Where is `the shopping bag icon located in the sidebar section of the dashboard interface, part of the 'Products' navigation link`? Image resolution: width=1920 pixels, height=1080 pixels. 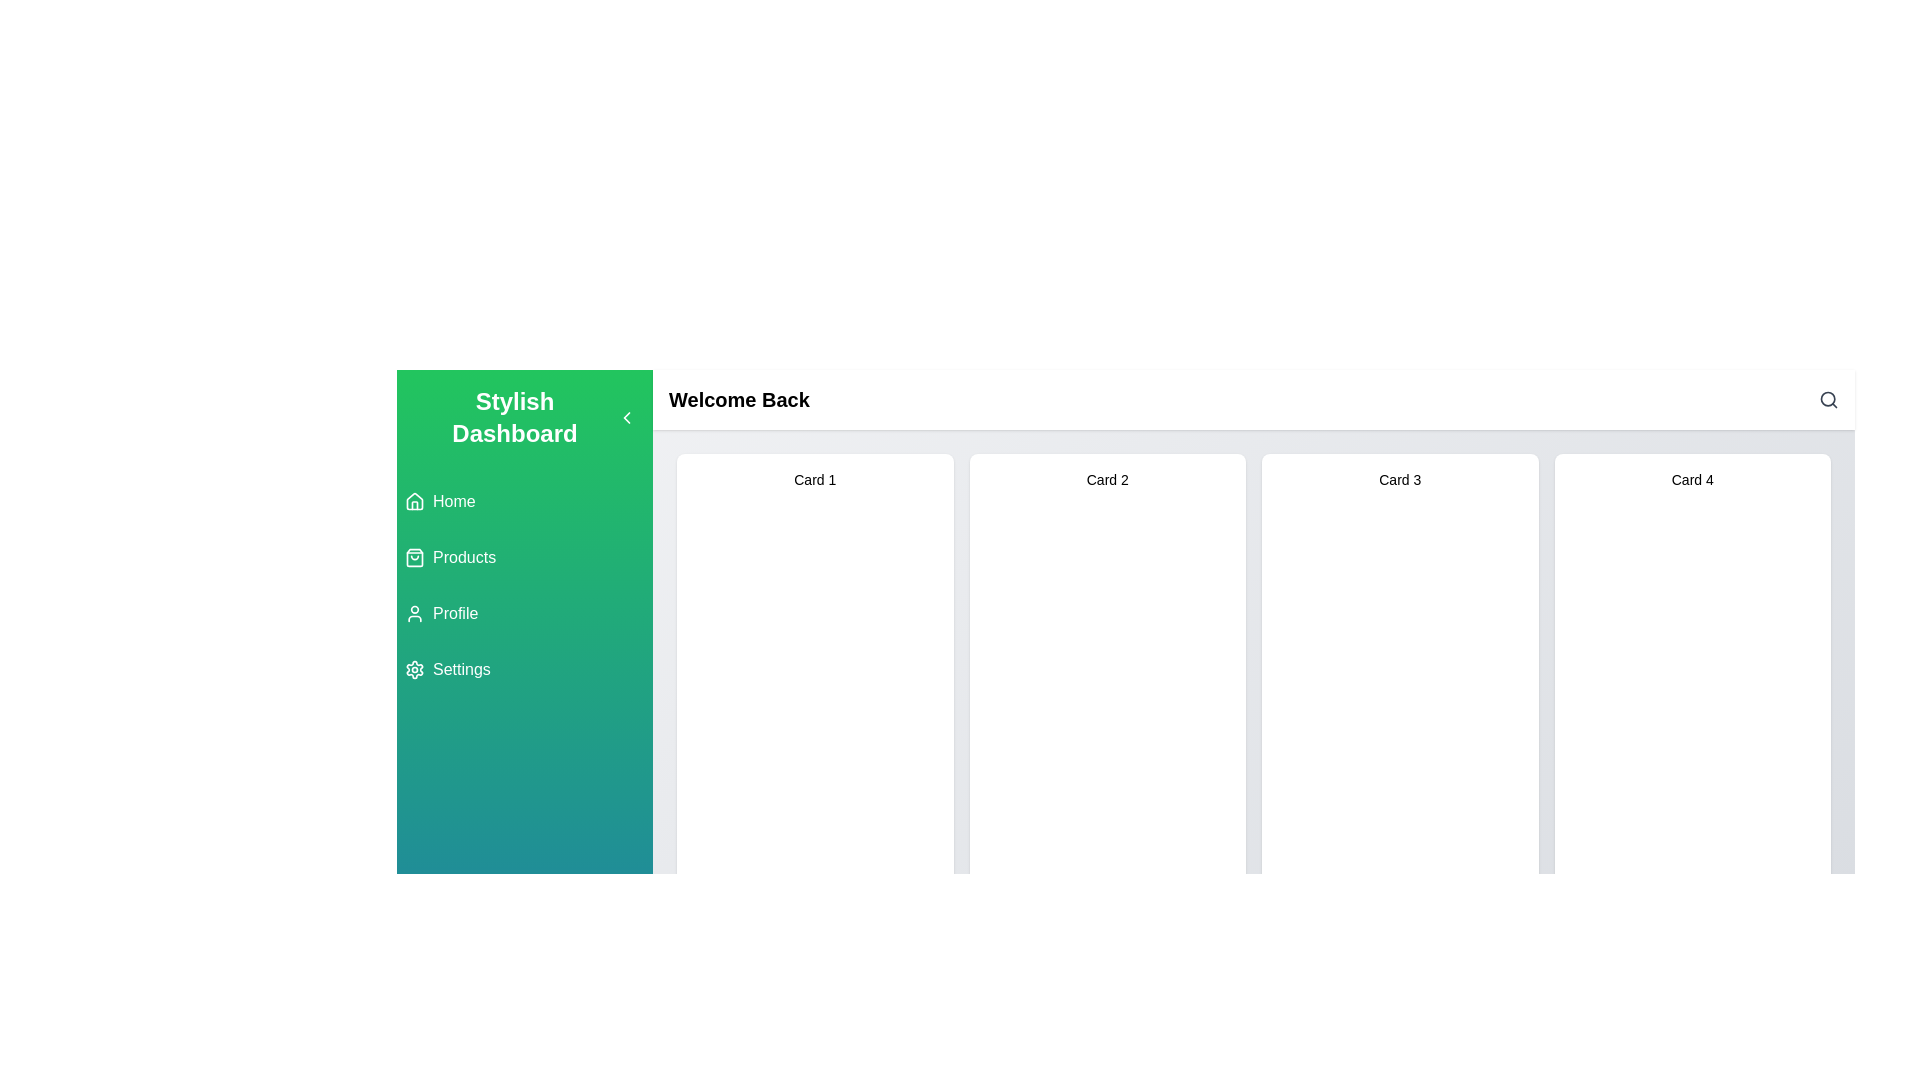
the shopping bag icon located in the sidebar section of the dashboard interface, part of the 'Products' navigation link is located at coordinates (413, 558).